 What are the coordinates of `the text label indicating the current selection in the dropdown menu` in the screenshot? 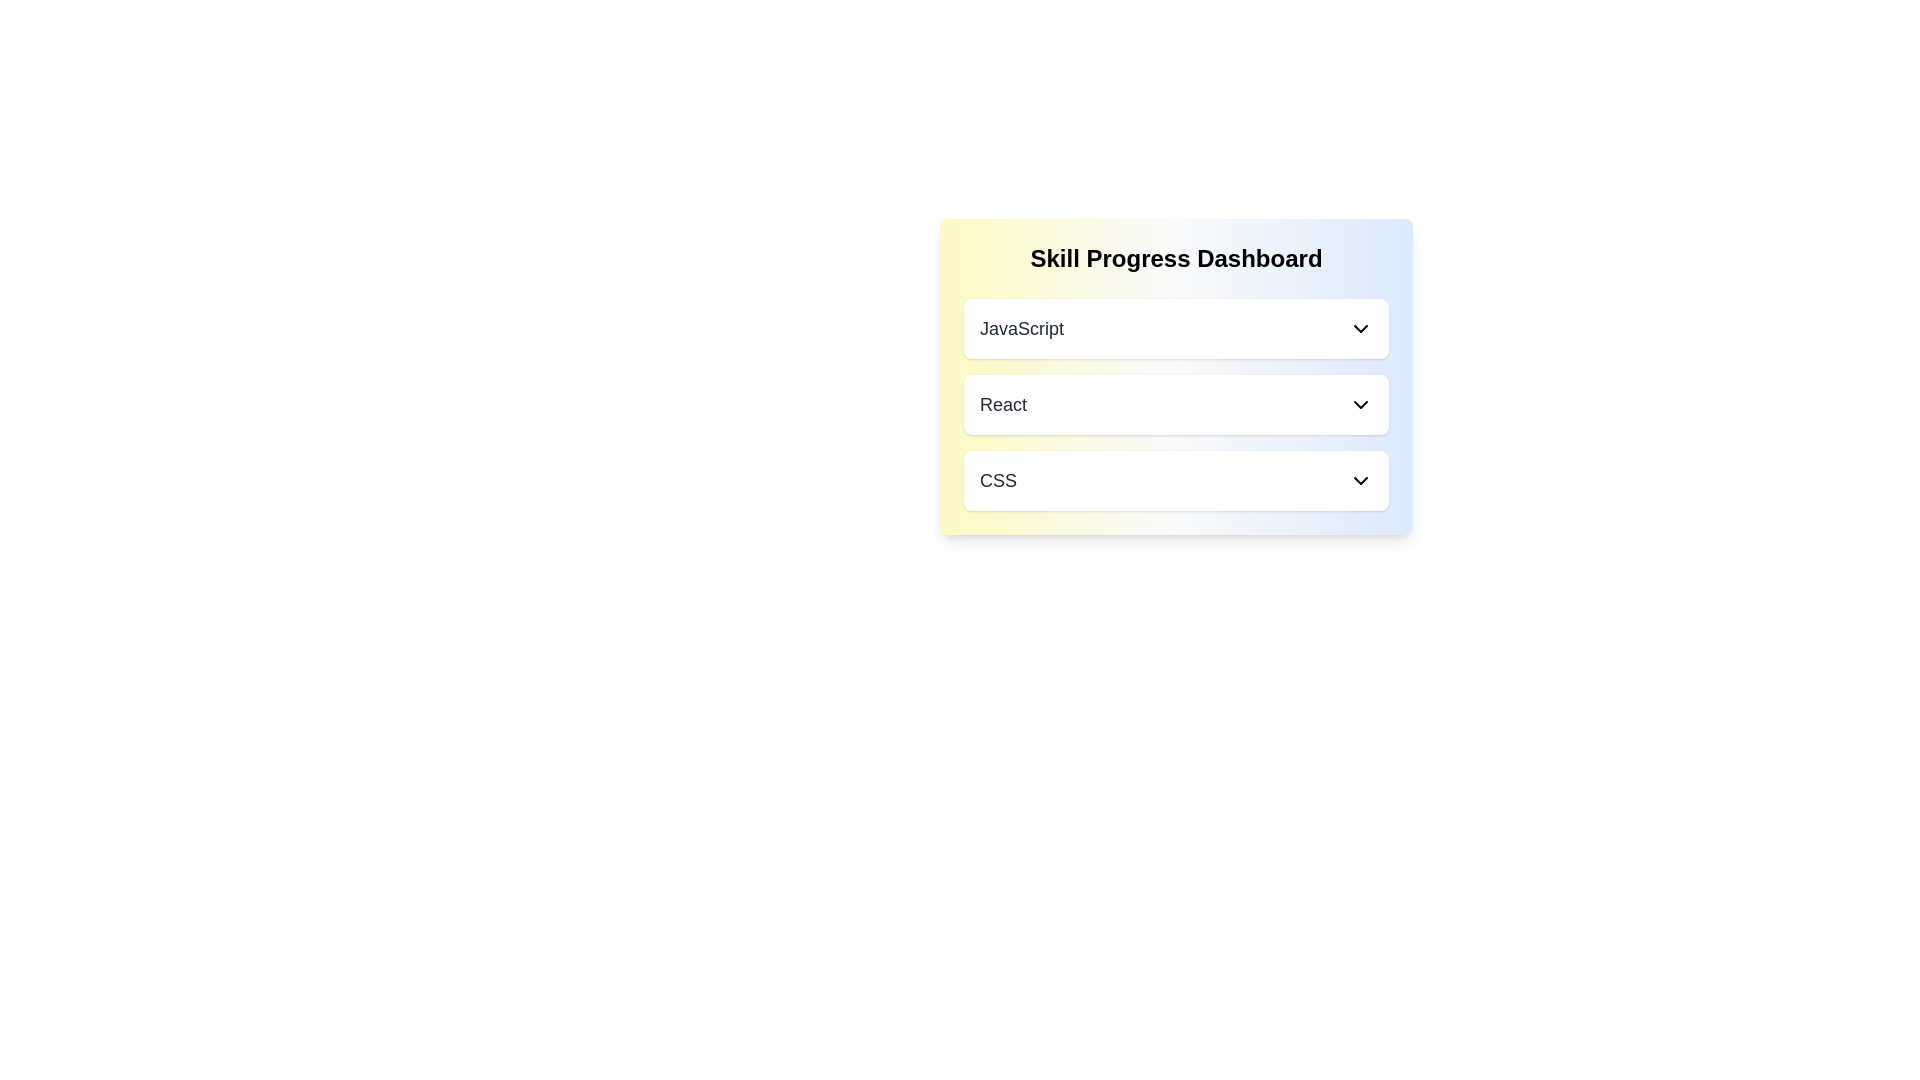 It's located at (1022, 327).